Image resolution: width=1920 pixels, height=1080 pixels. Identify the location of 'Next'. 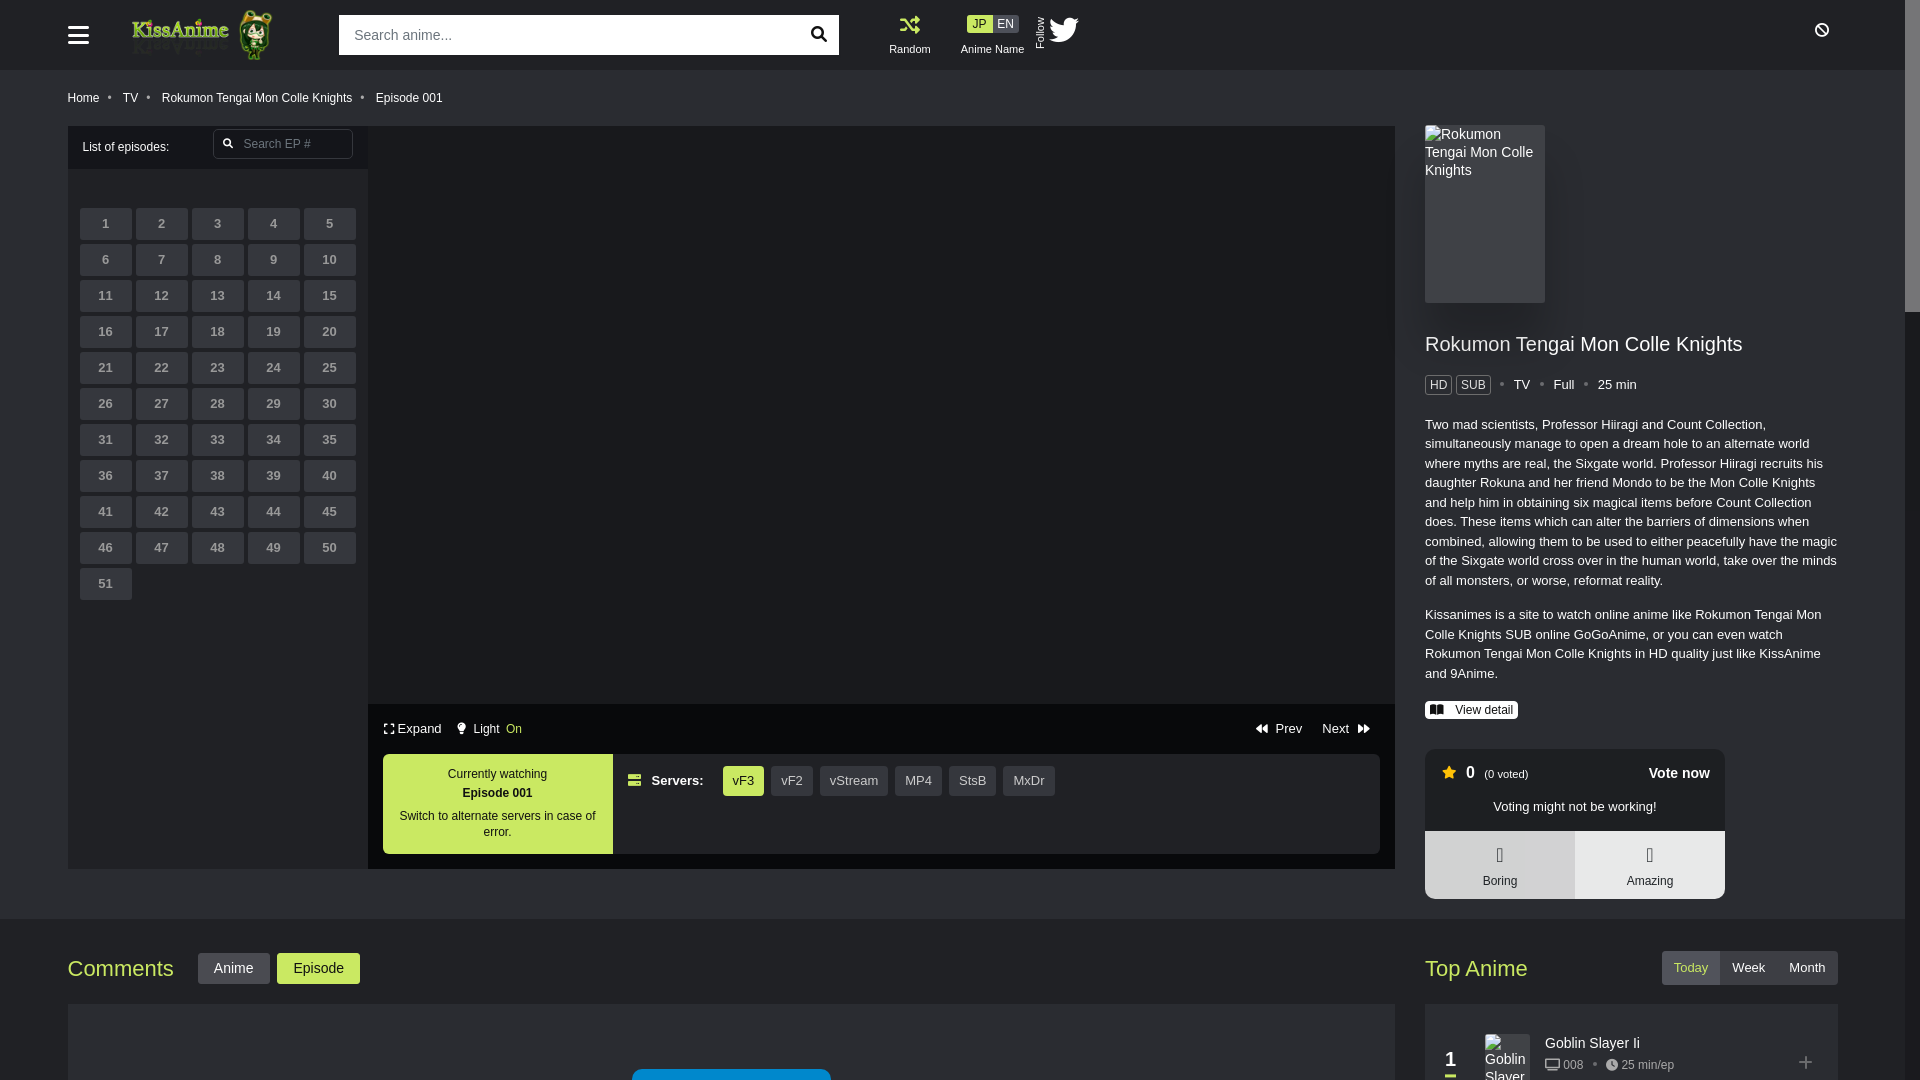
(1345, 729).